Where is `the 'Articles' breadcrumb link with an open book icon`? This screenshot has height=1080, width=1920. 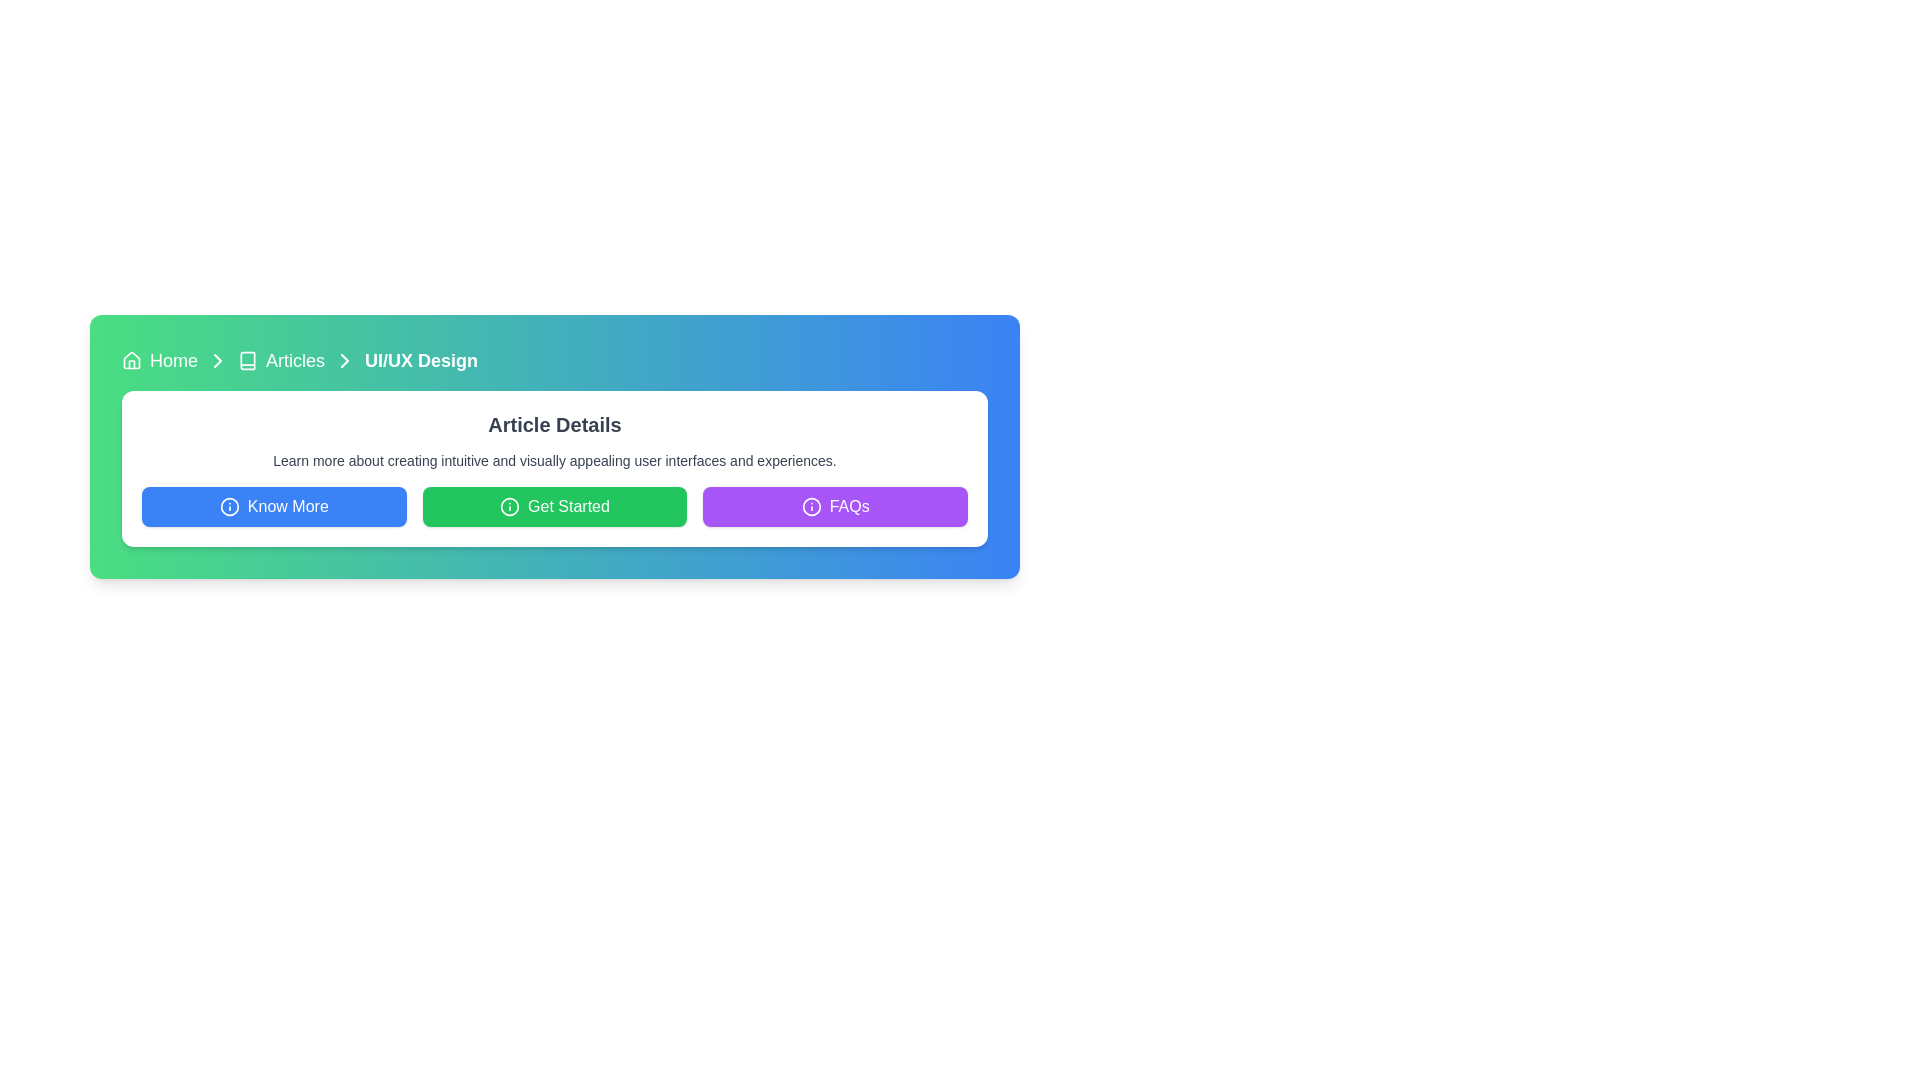 the 'Articles' breadcrumb link with an open book icon is located at coordinates (280, 361).